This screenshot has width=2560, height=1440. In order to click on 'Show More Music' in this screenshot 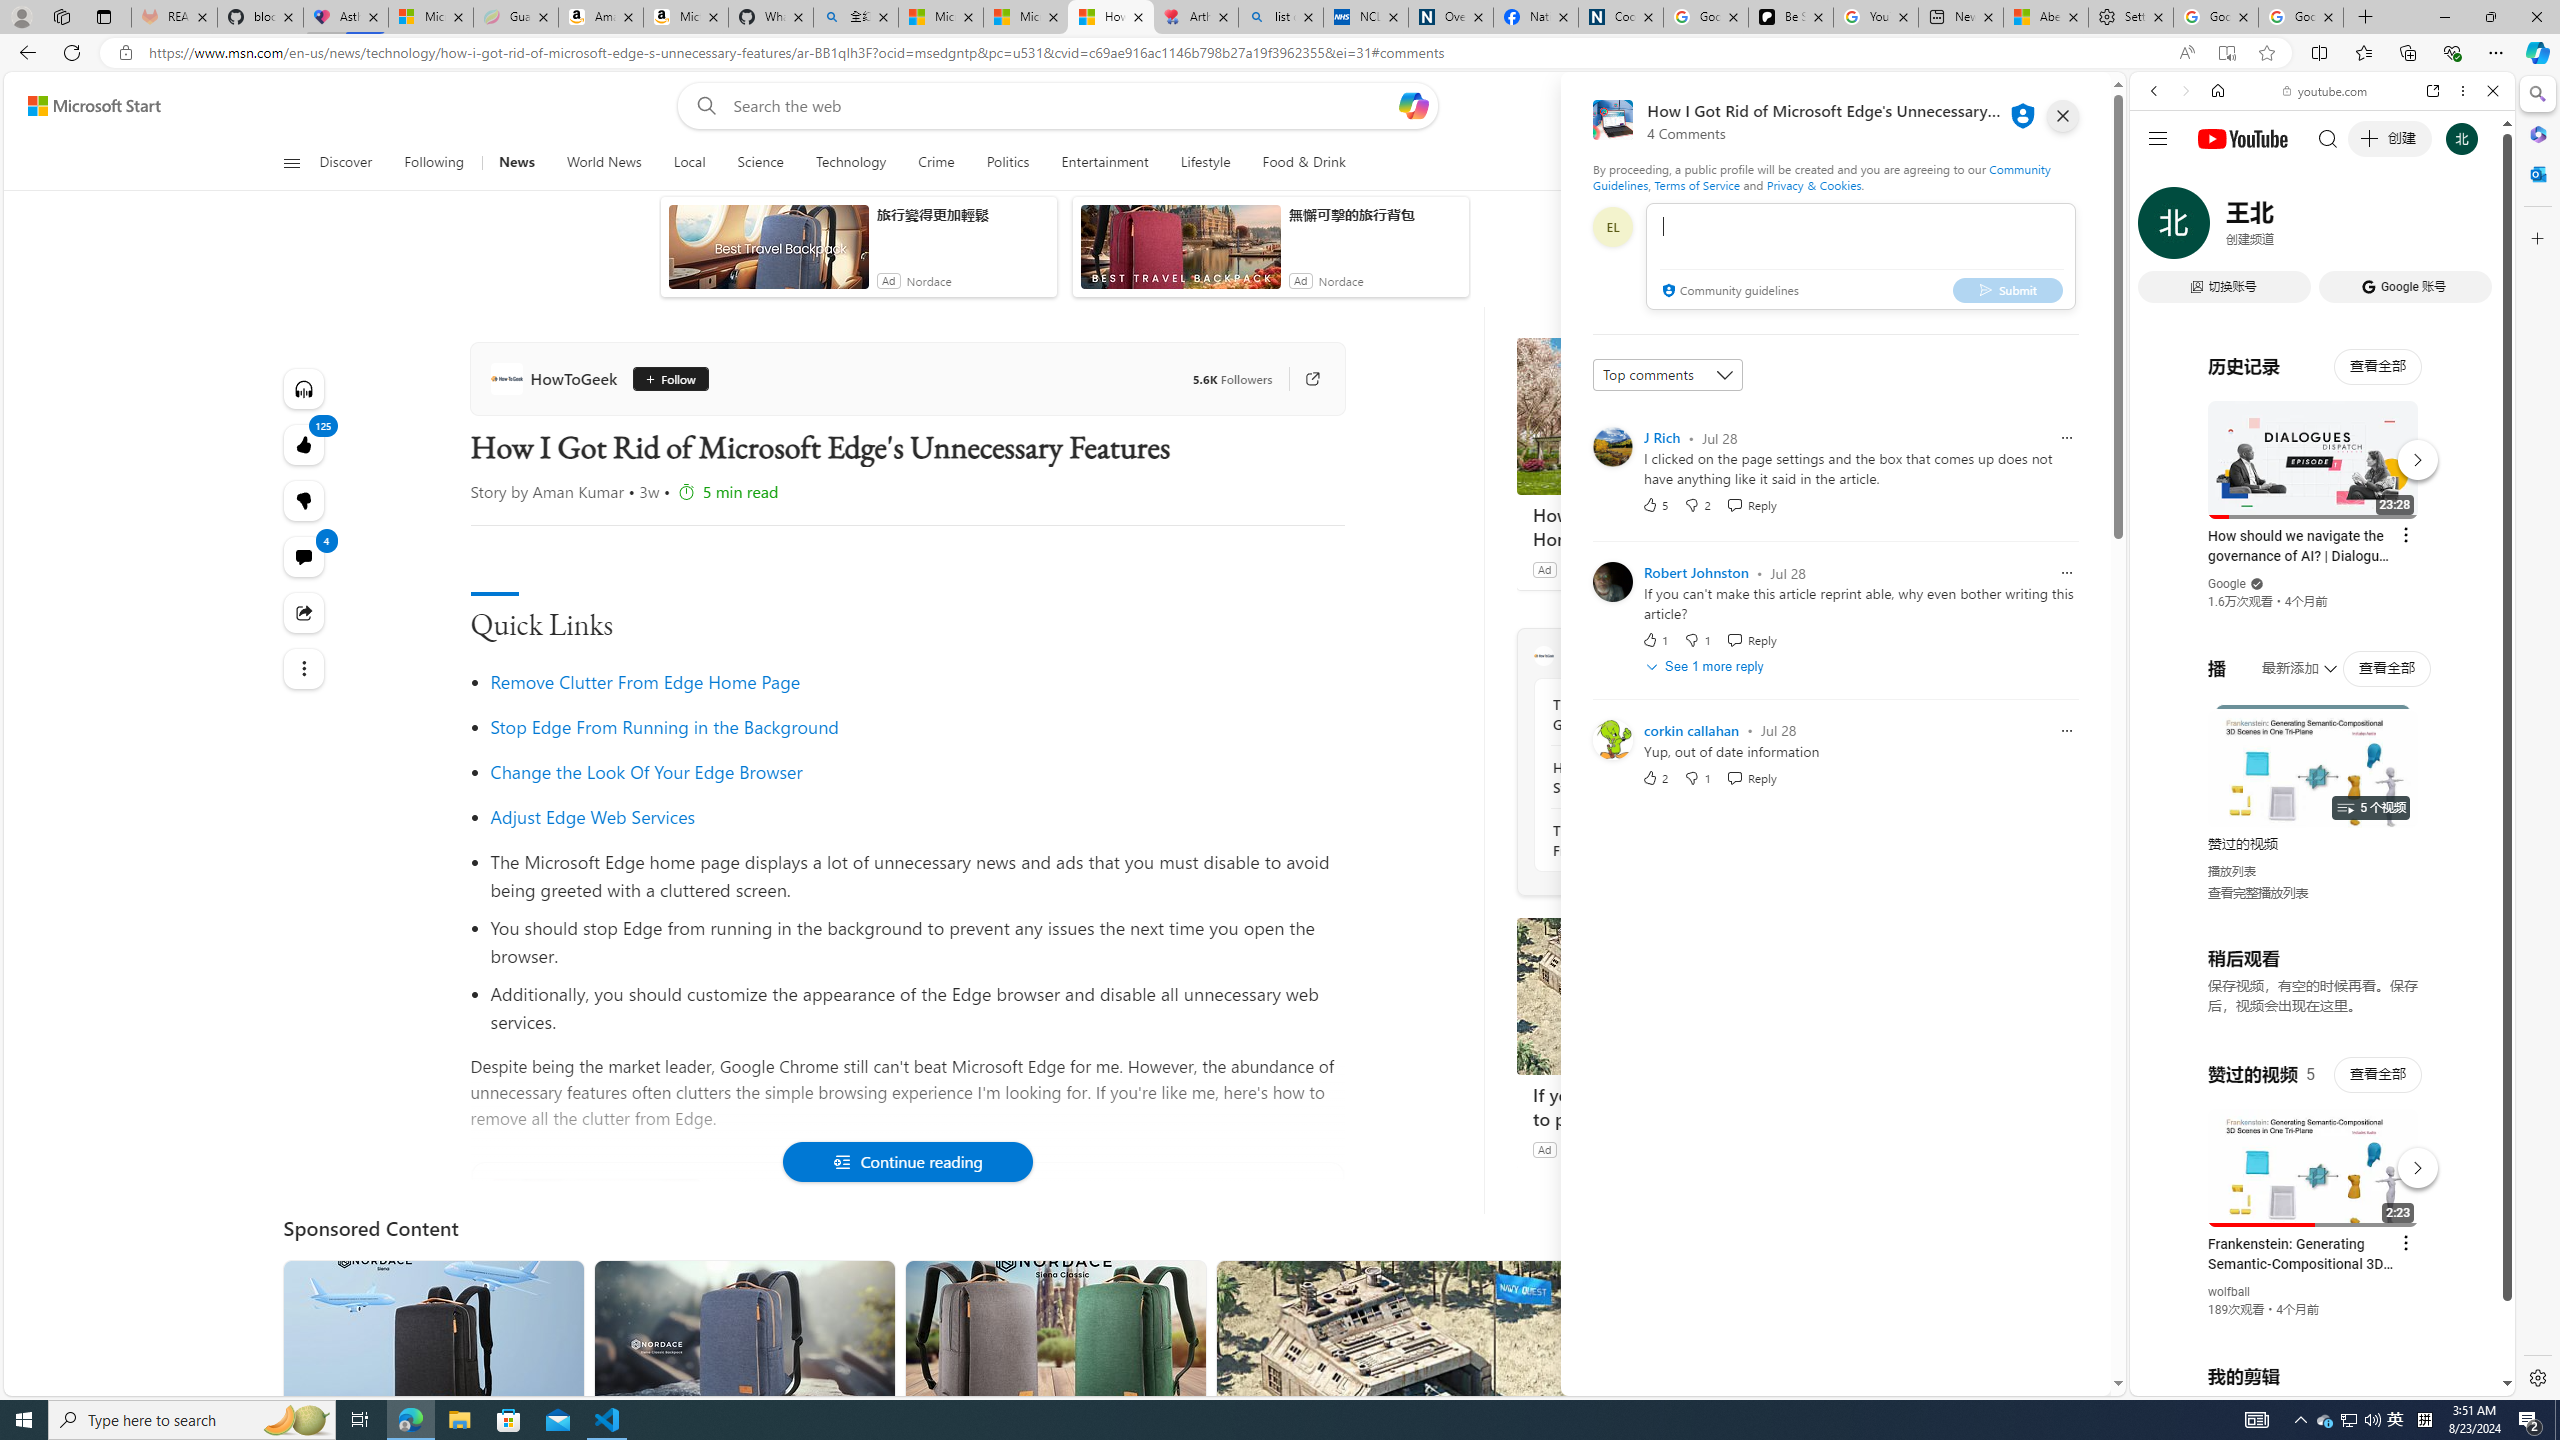, I will do `click(2443, 545)`.